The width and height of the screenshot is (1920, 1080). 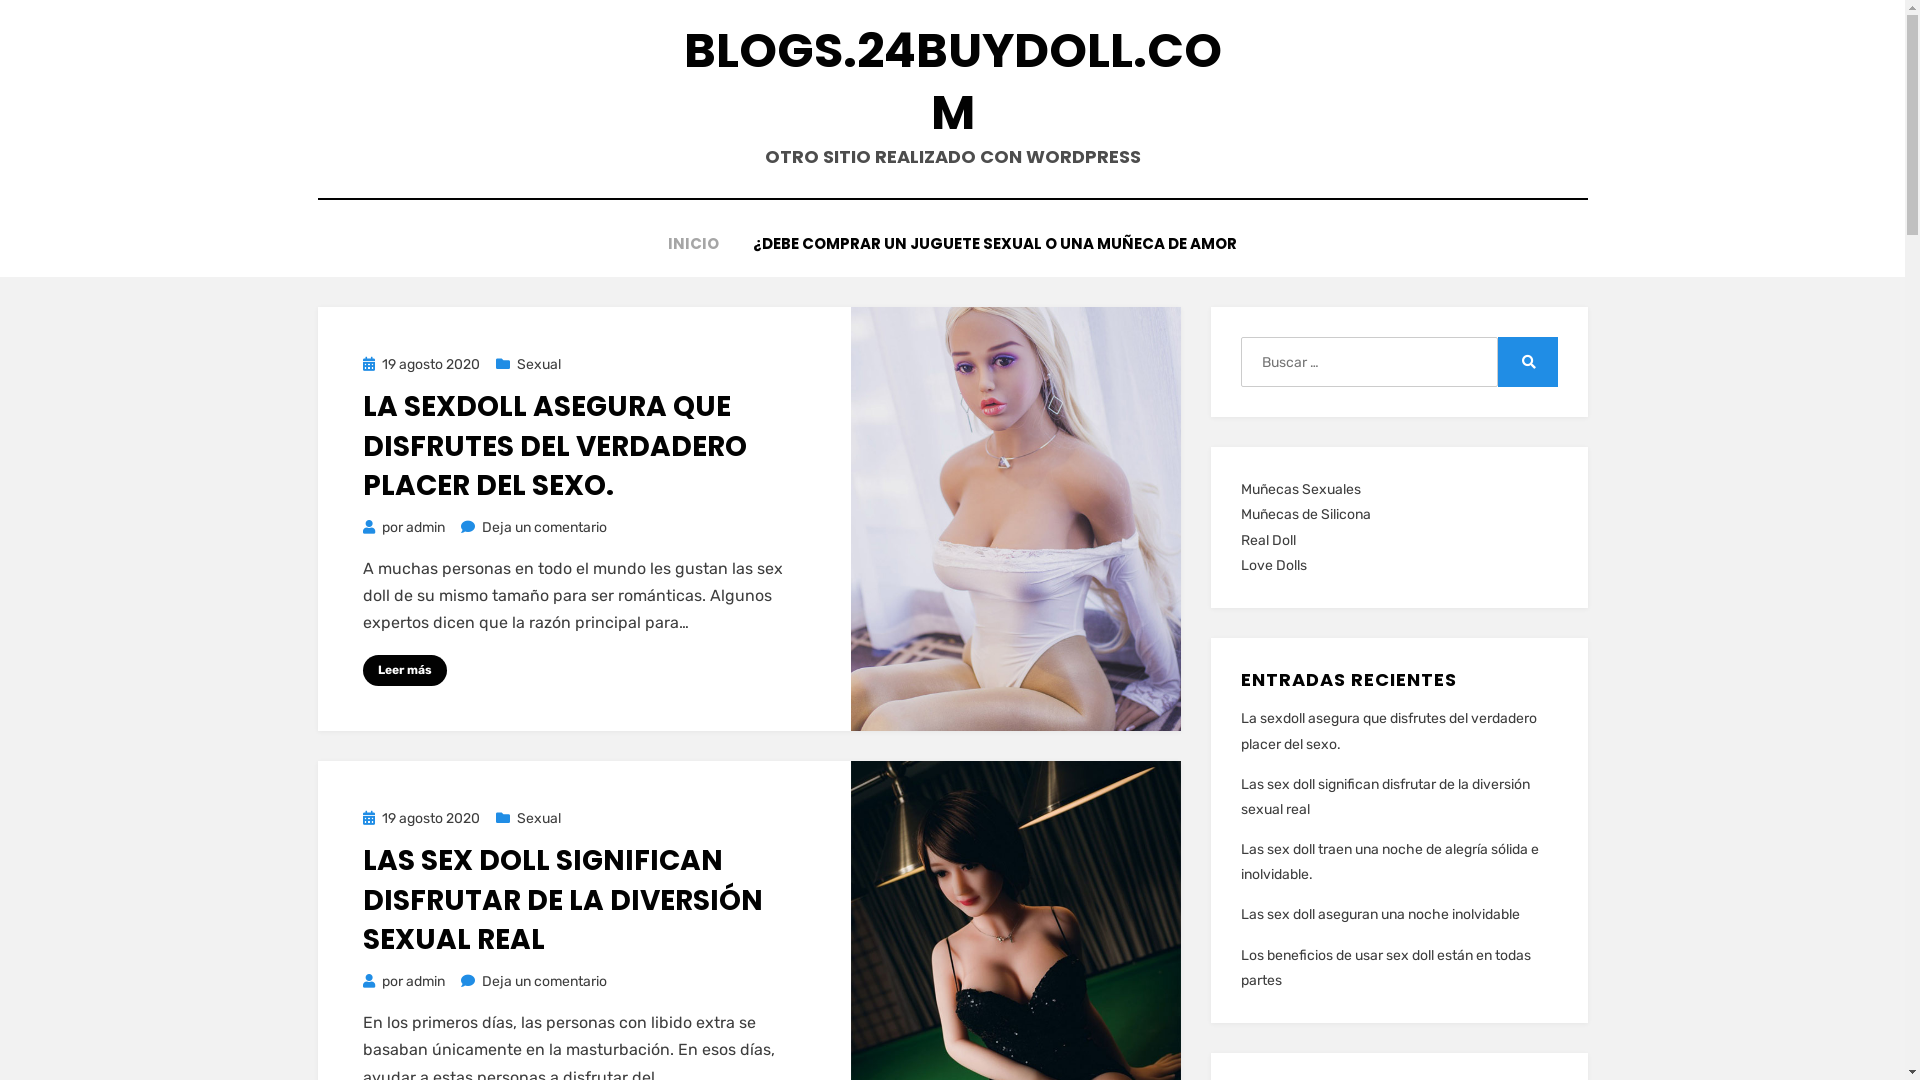 I want to click on 'INICIO', so click(x=693, y=242).